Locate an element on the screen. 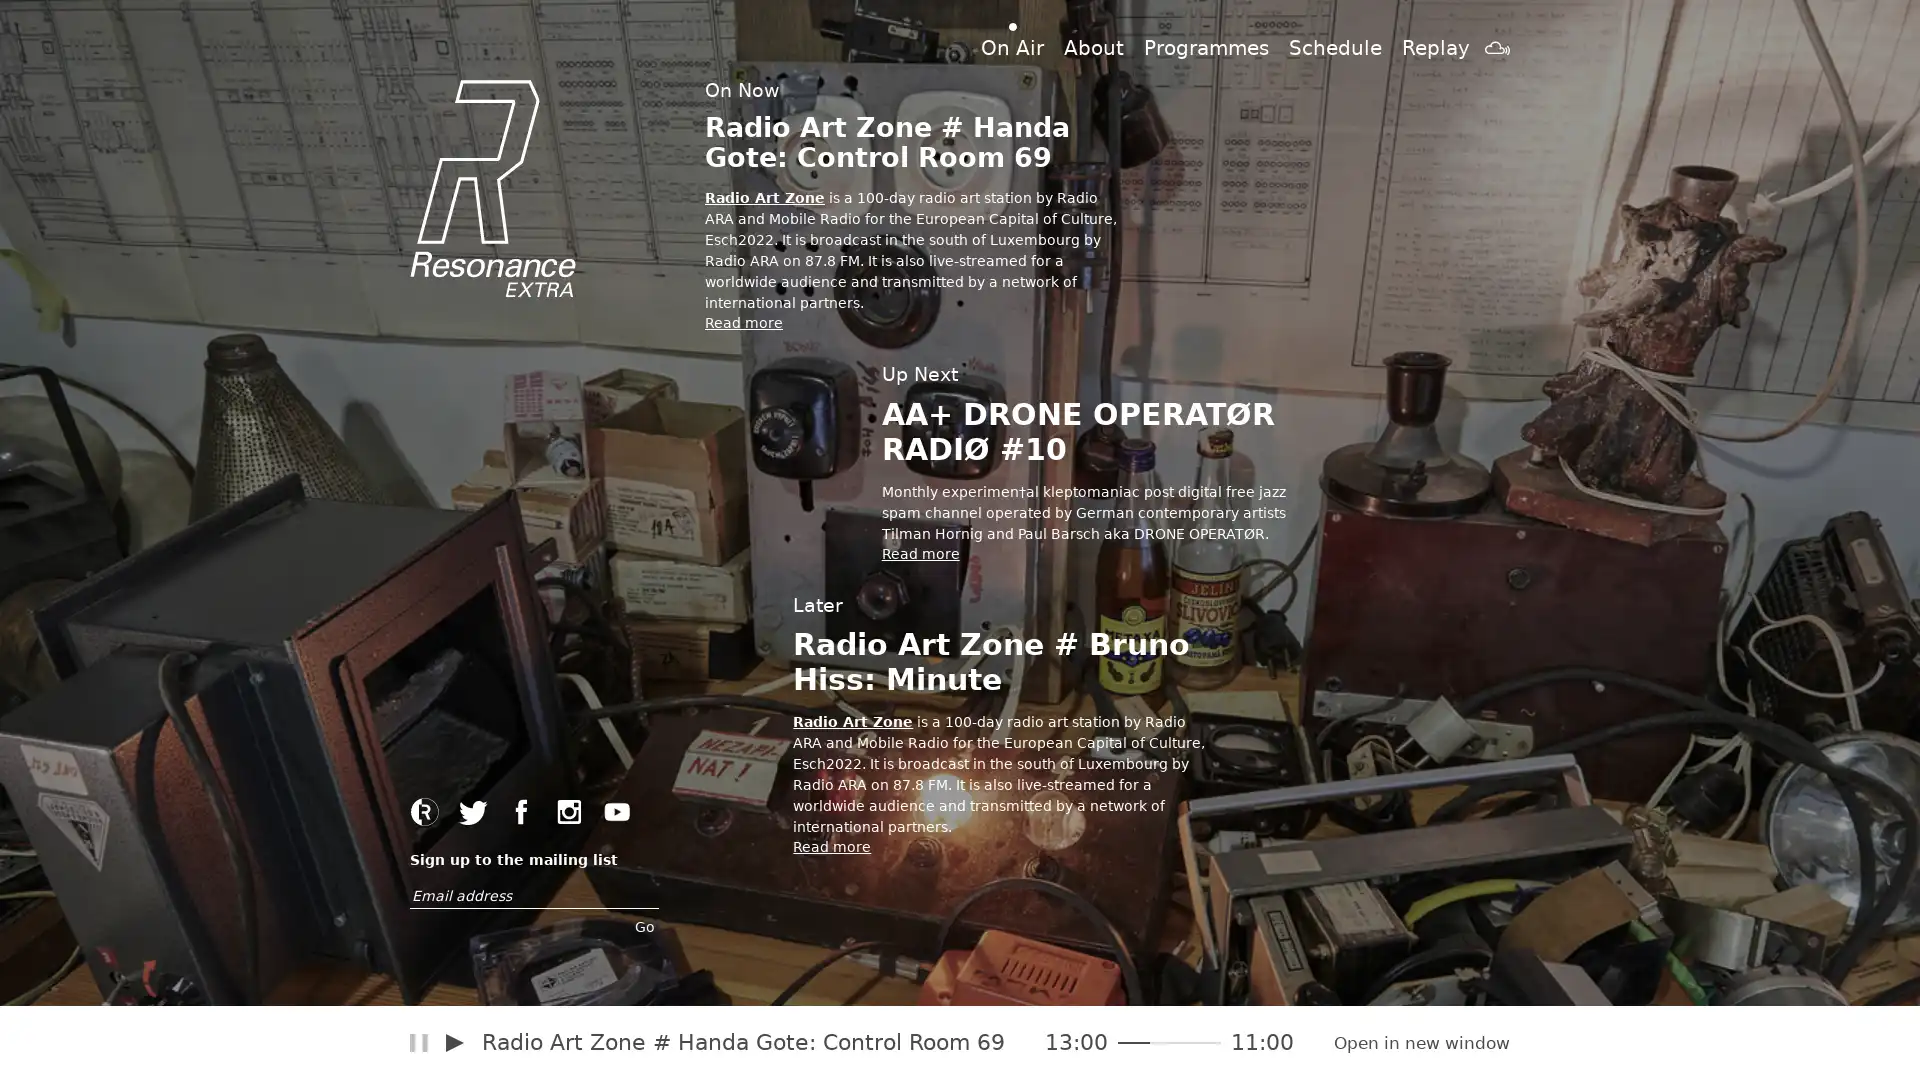 This screenshot has width=1920, height=1080. Go is located at coordinates (644, 921).